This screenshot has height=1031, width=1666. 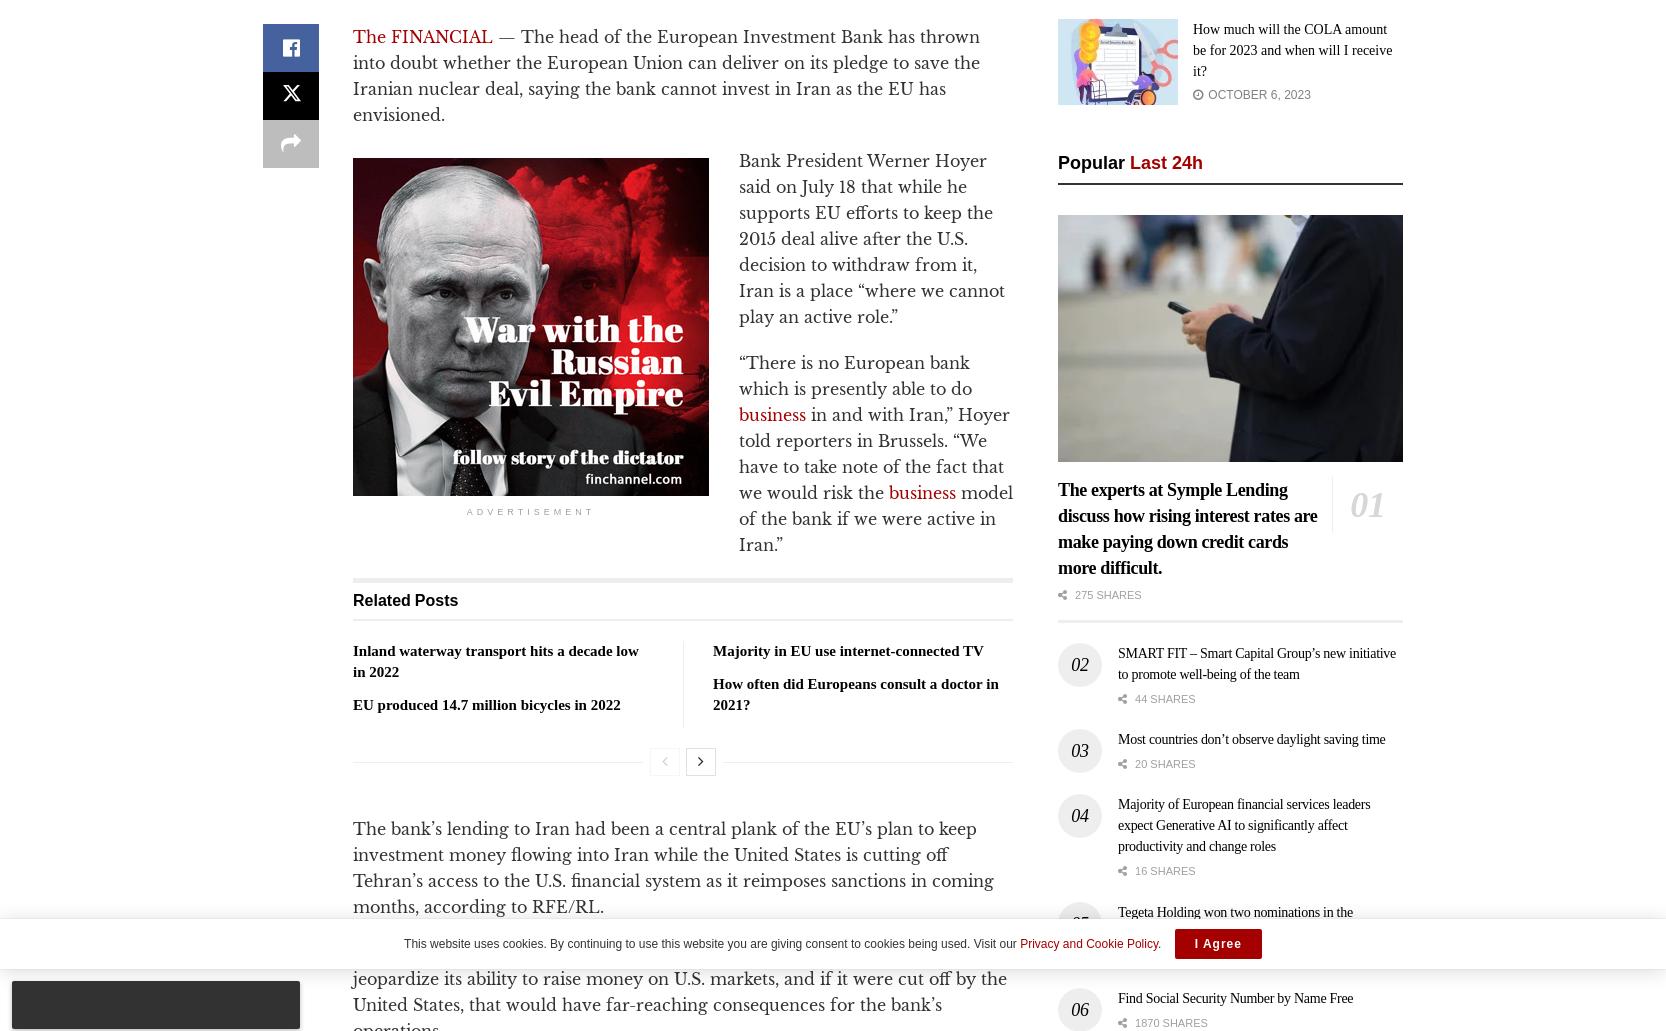 What do you see at coordinates (1162, 762) in the screenshot?
I see `'20 shares'` at bounding box center [1162, 762].